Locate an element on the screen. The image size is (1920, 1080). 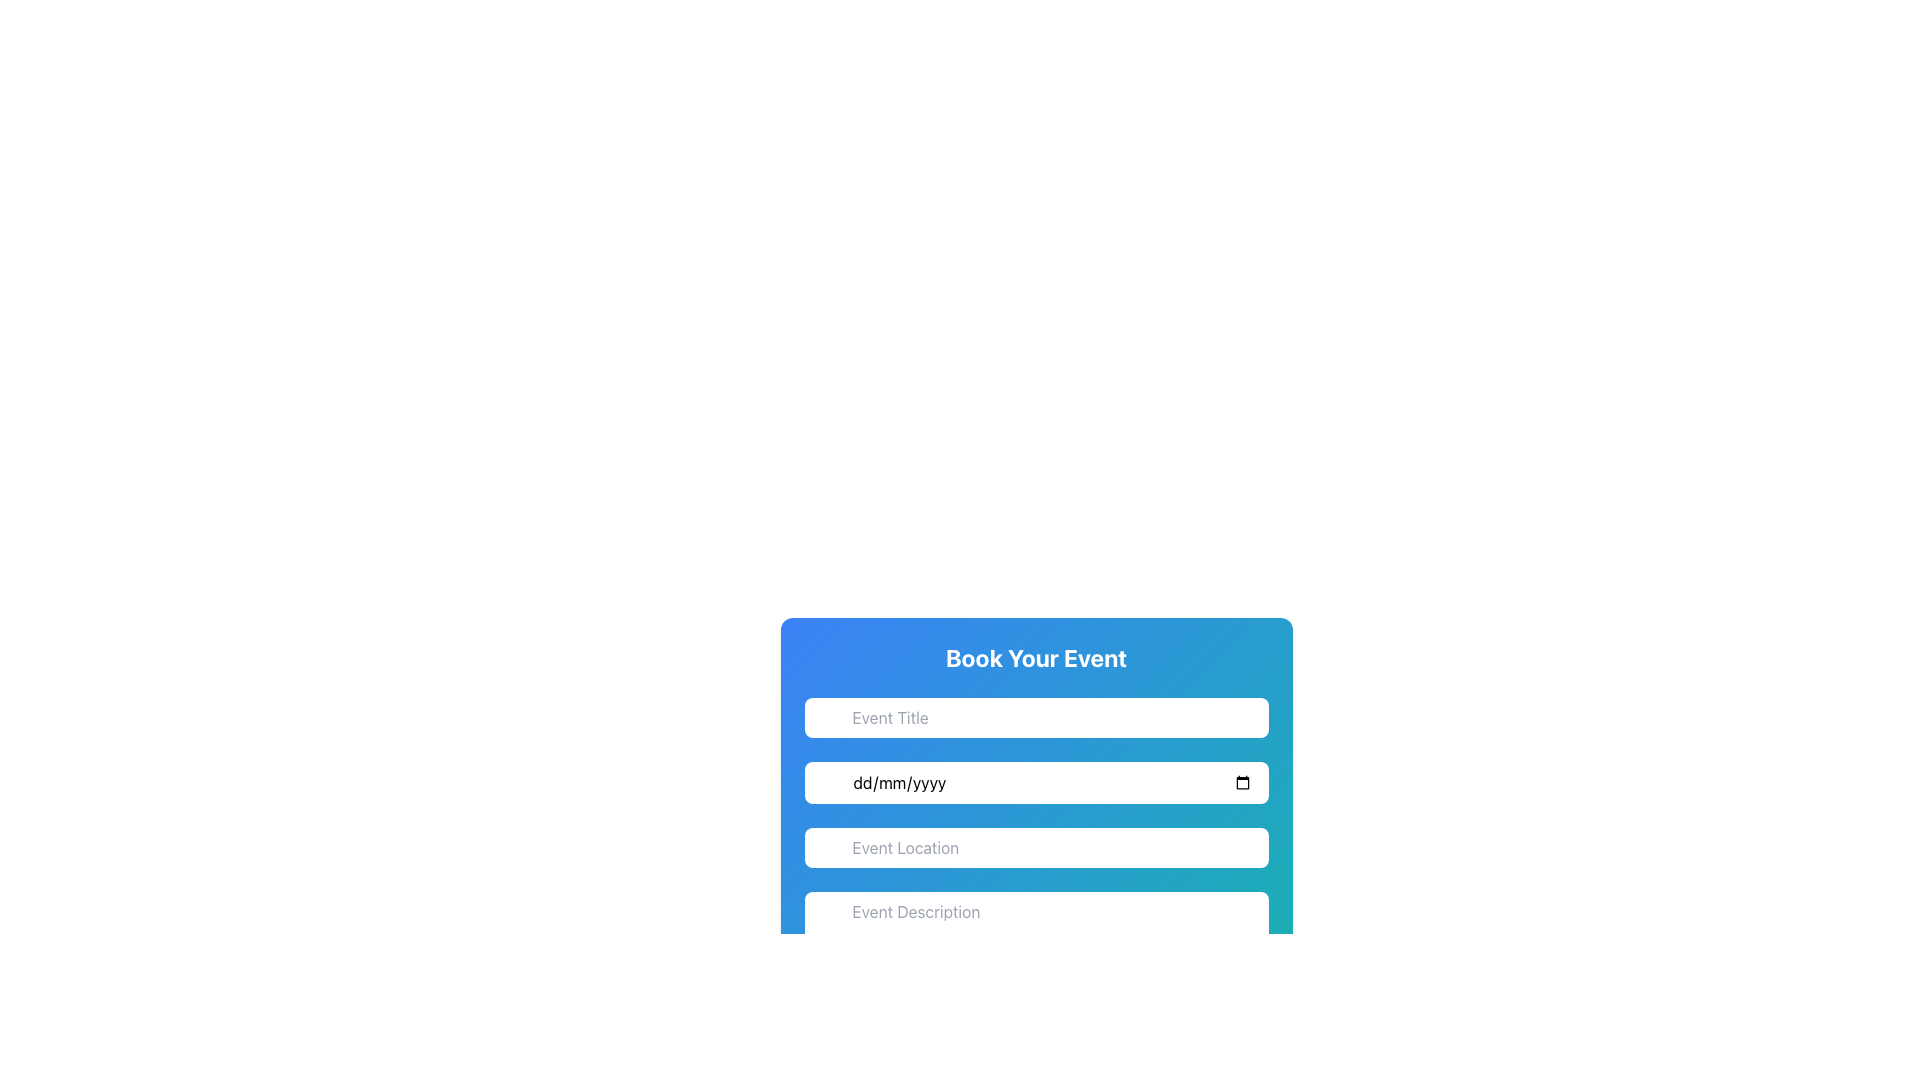
the calendar icon located to the left within the date input field under the title 'Book Your Event' for contextual understanding is located at coordinates (828, 785).